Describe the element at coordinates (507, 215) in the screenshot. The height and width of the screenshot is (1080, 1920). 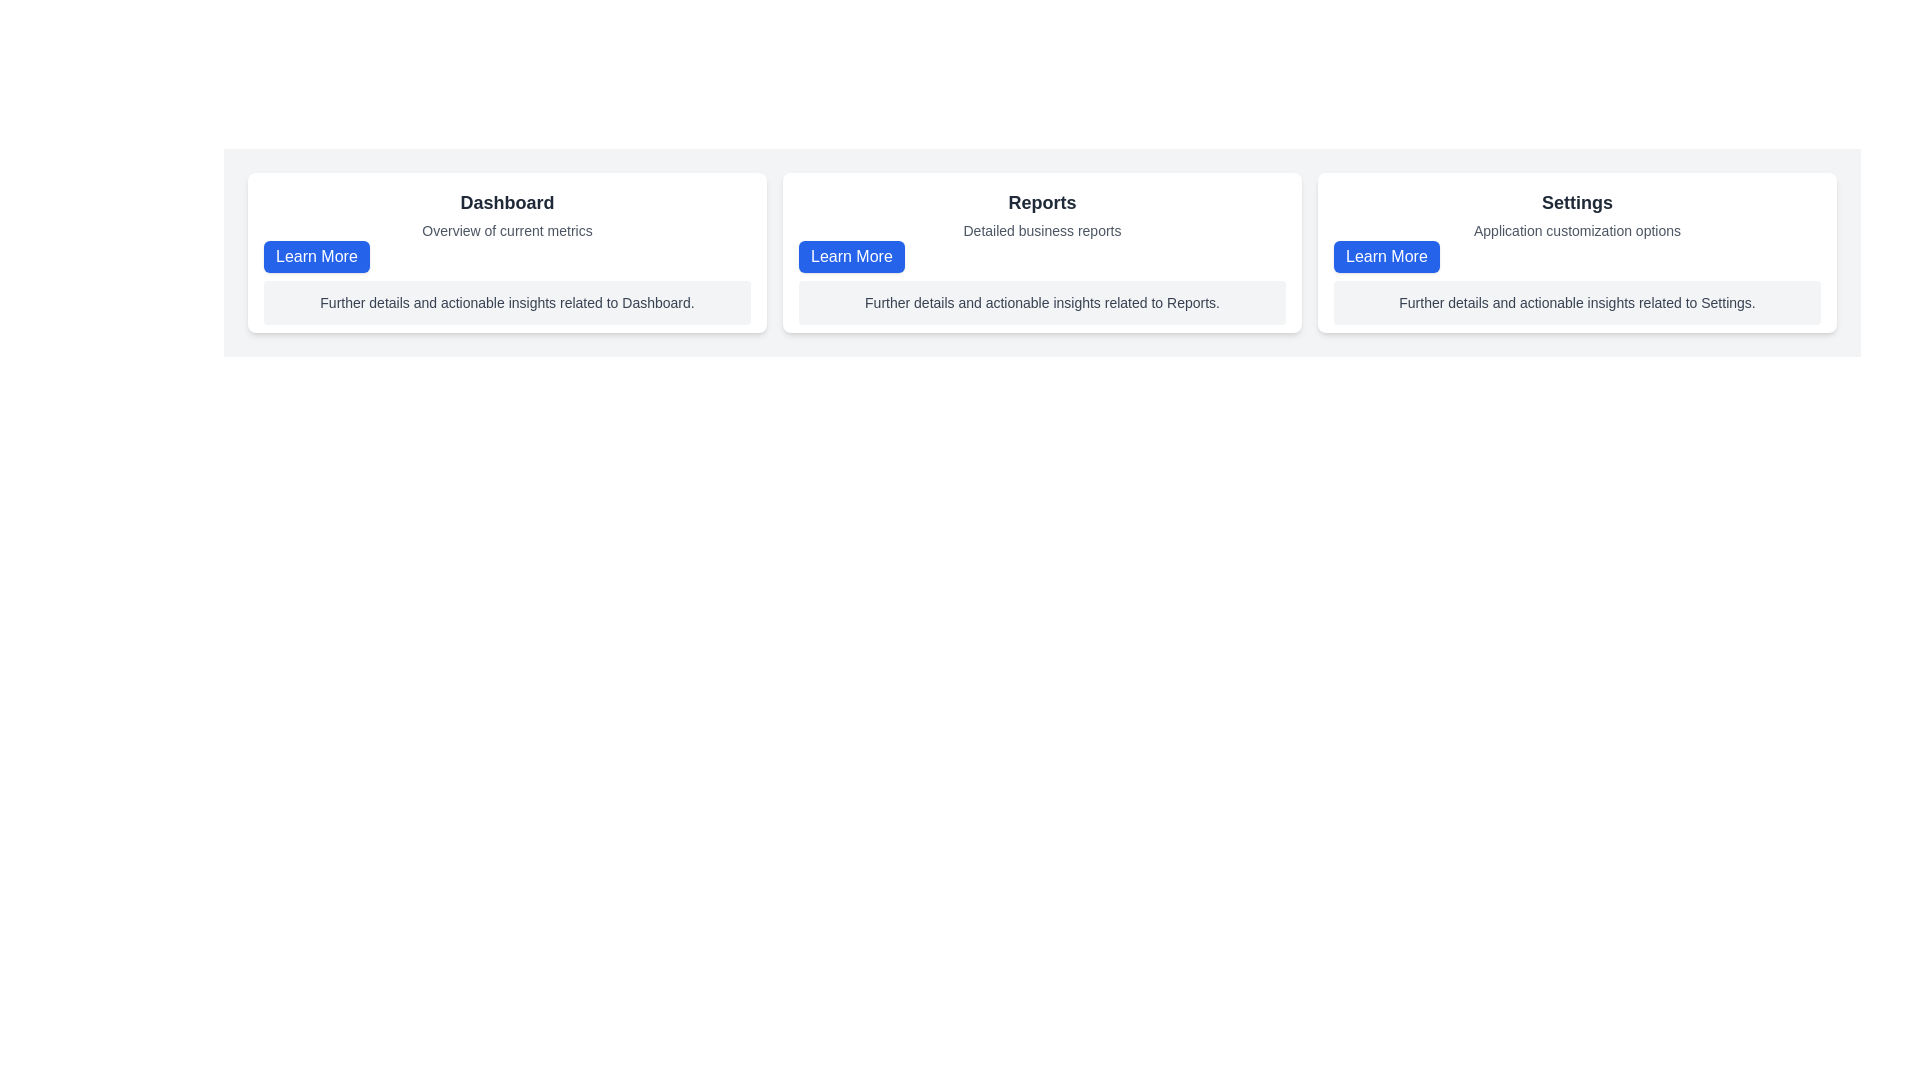
I see `the composite text element that serves as a header and subtitle pair, featuring 'Dashboard' as the bold title and 'Overview of current metrics' as the lighter subtitle, located at the top-left corner of a card layout` at that location.